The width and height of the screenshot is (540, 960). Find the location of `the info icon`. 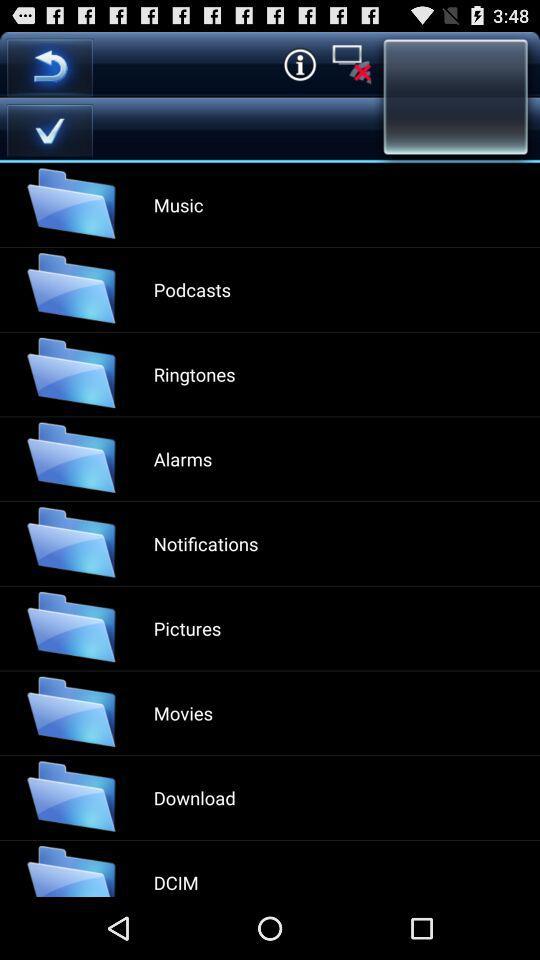

the info icon is located at coordinates (298, 68).